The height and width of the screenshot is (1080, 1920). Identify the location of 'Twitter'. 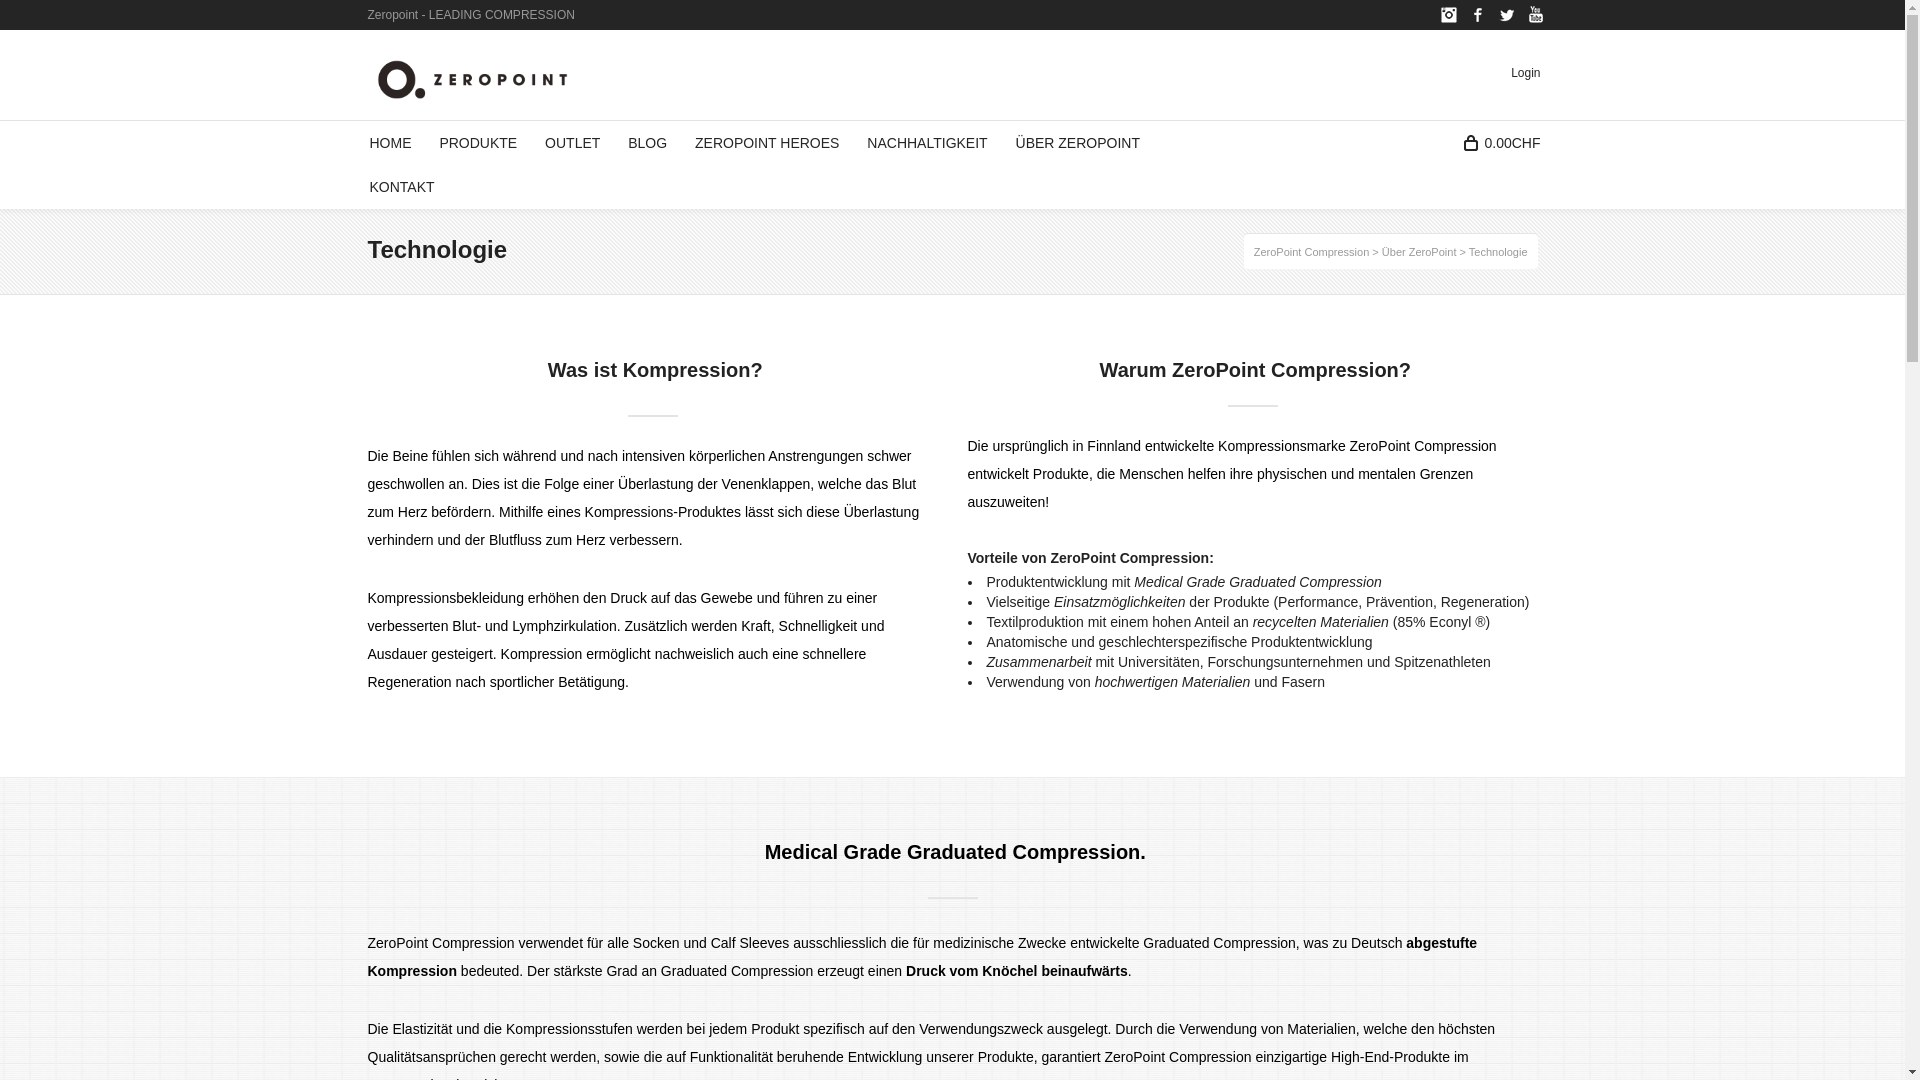
(1506, 15).